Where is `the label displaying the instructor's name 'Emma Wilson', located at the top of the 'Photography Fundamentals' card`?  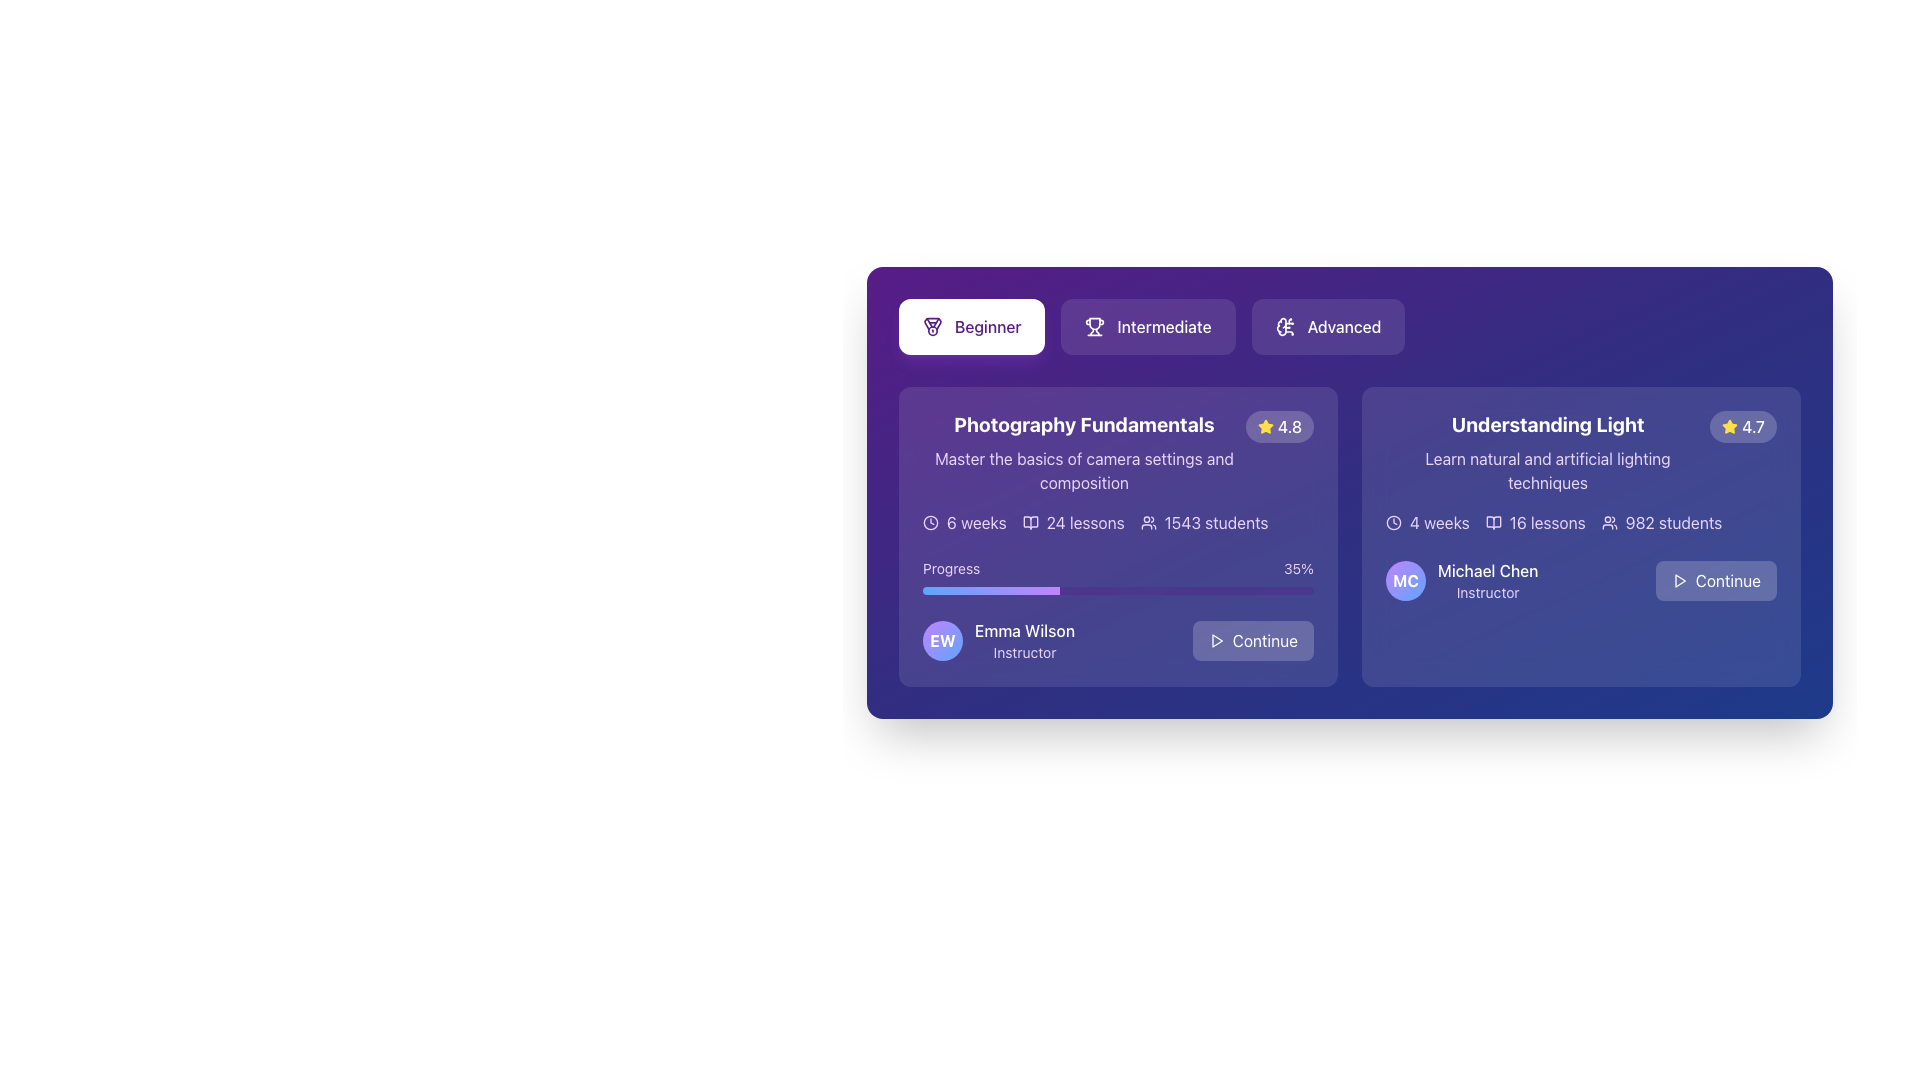 the label displaying the instructor's name 'Emma Wilson', located at the top of the 'Photography Fundamentals' card is located at coordinates (1025, 631).